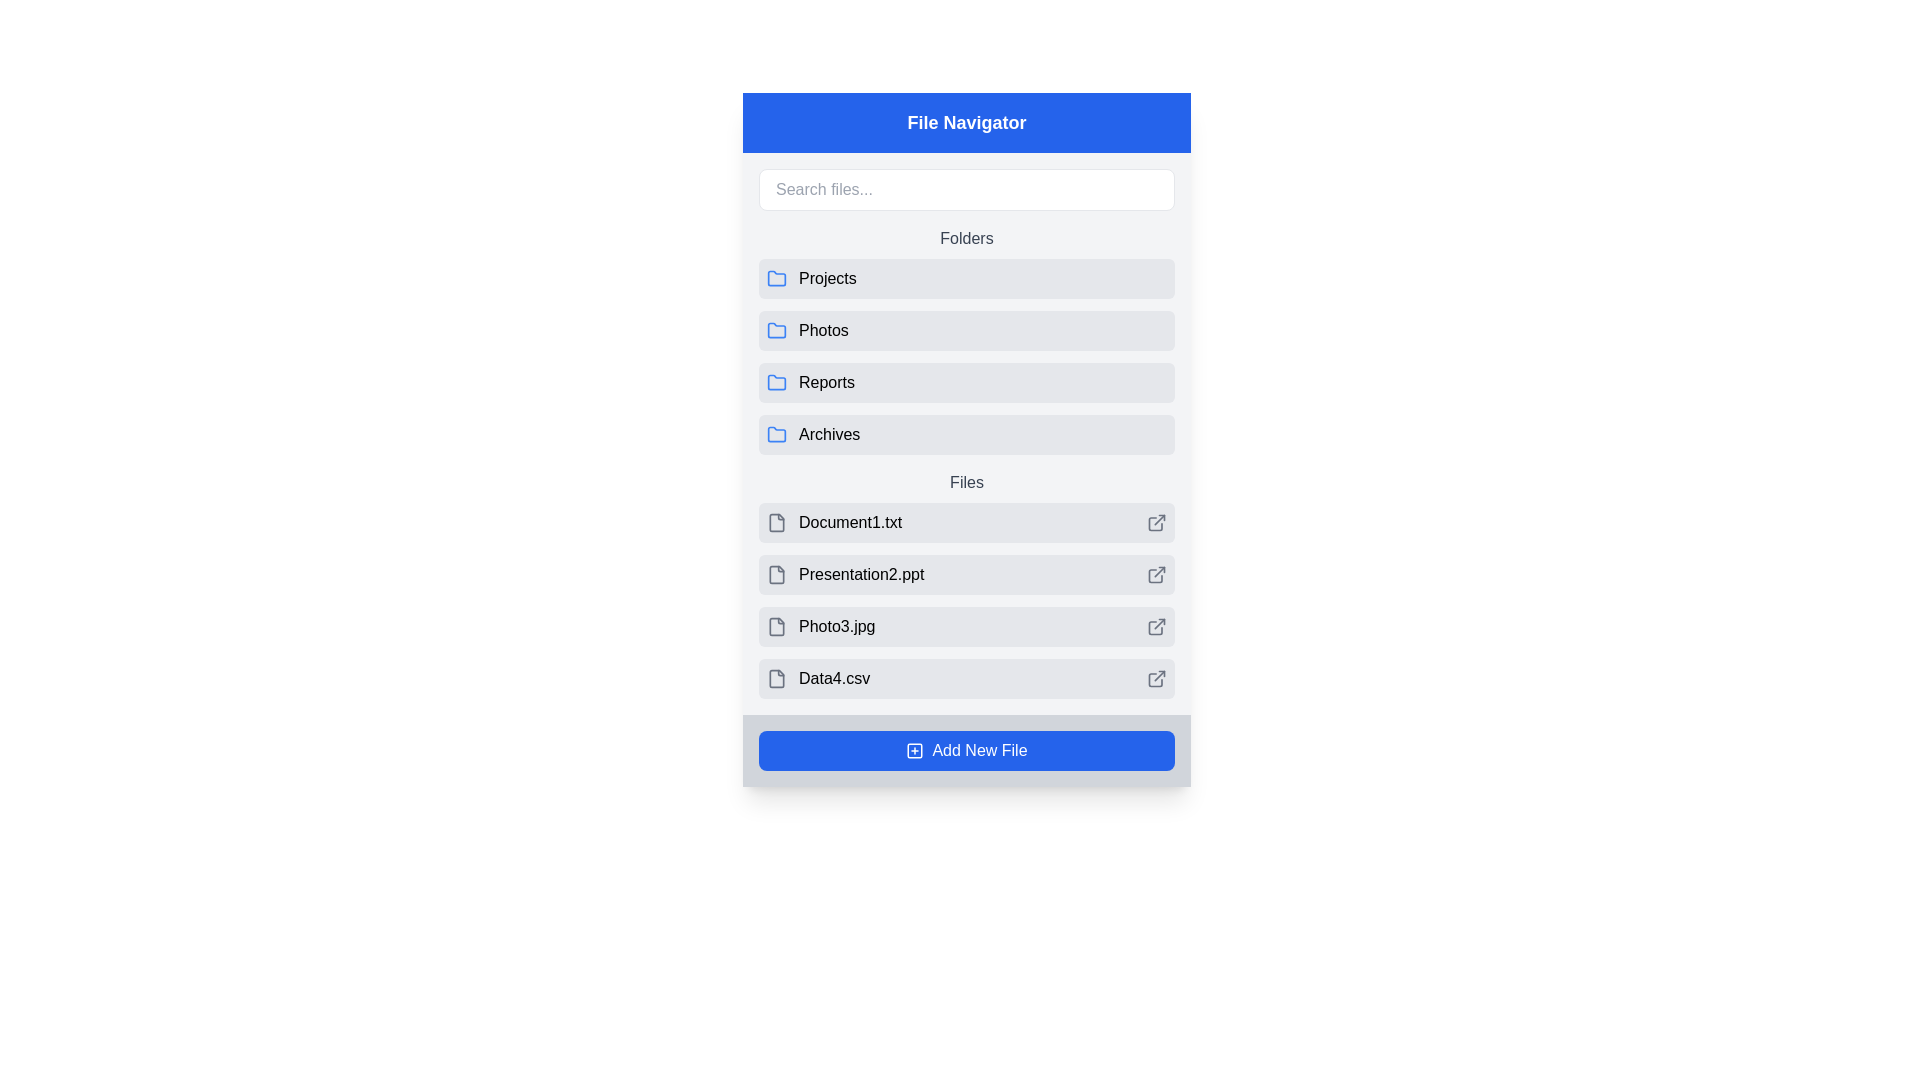 The image size is (1920, 1080). What do you see at coordinates (821, 626) in the screenshot?
I see `the icon of the file representation labeled 'Photo3.jpg' in the 'Files' section` at bounding box center [821, 626].